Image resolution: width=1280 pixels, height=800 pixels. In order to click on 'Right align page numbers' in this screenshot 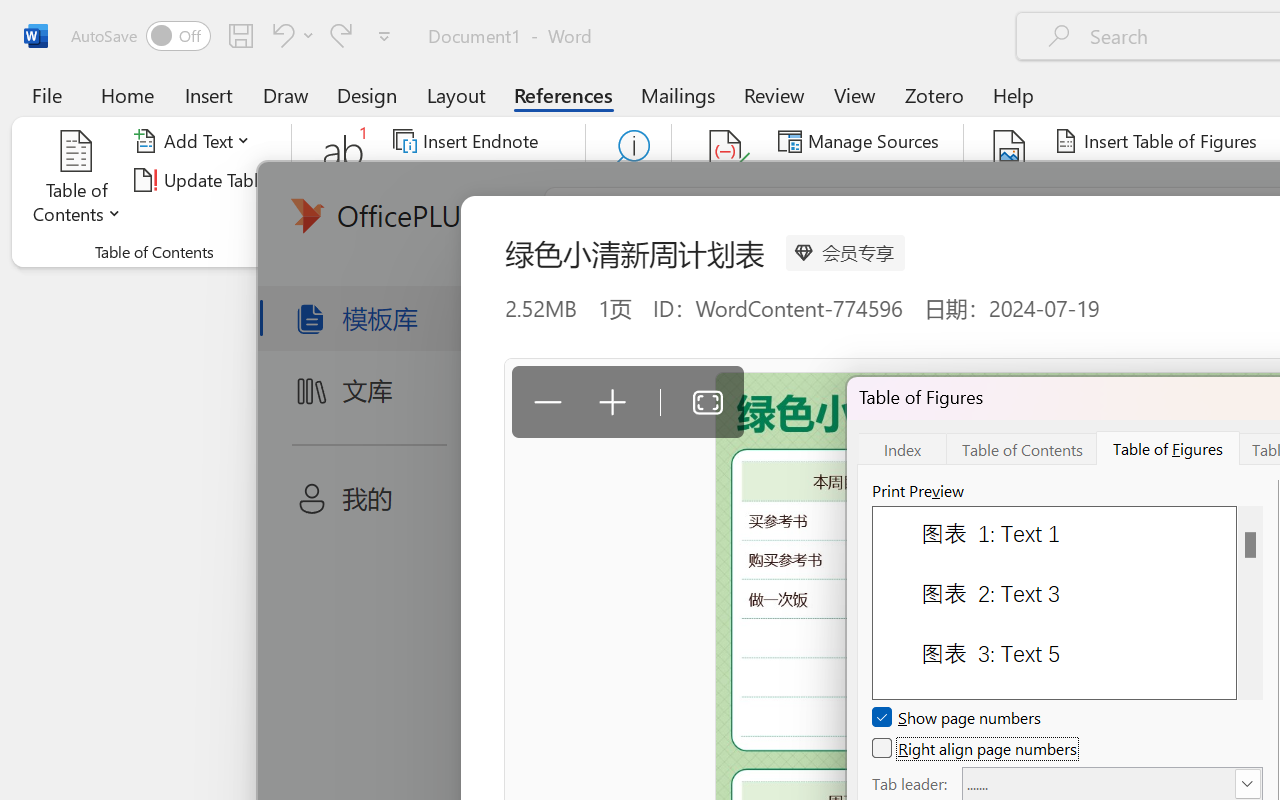, I will do `click(976, 748)`.